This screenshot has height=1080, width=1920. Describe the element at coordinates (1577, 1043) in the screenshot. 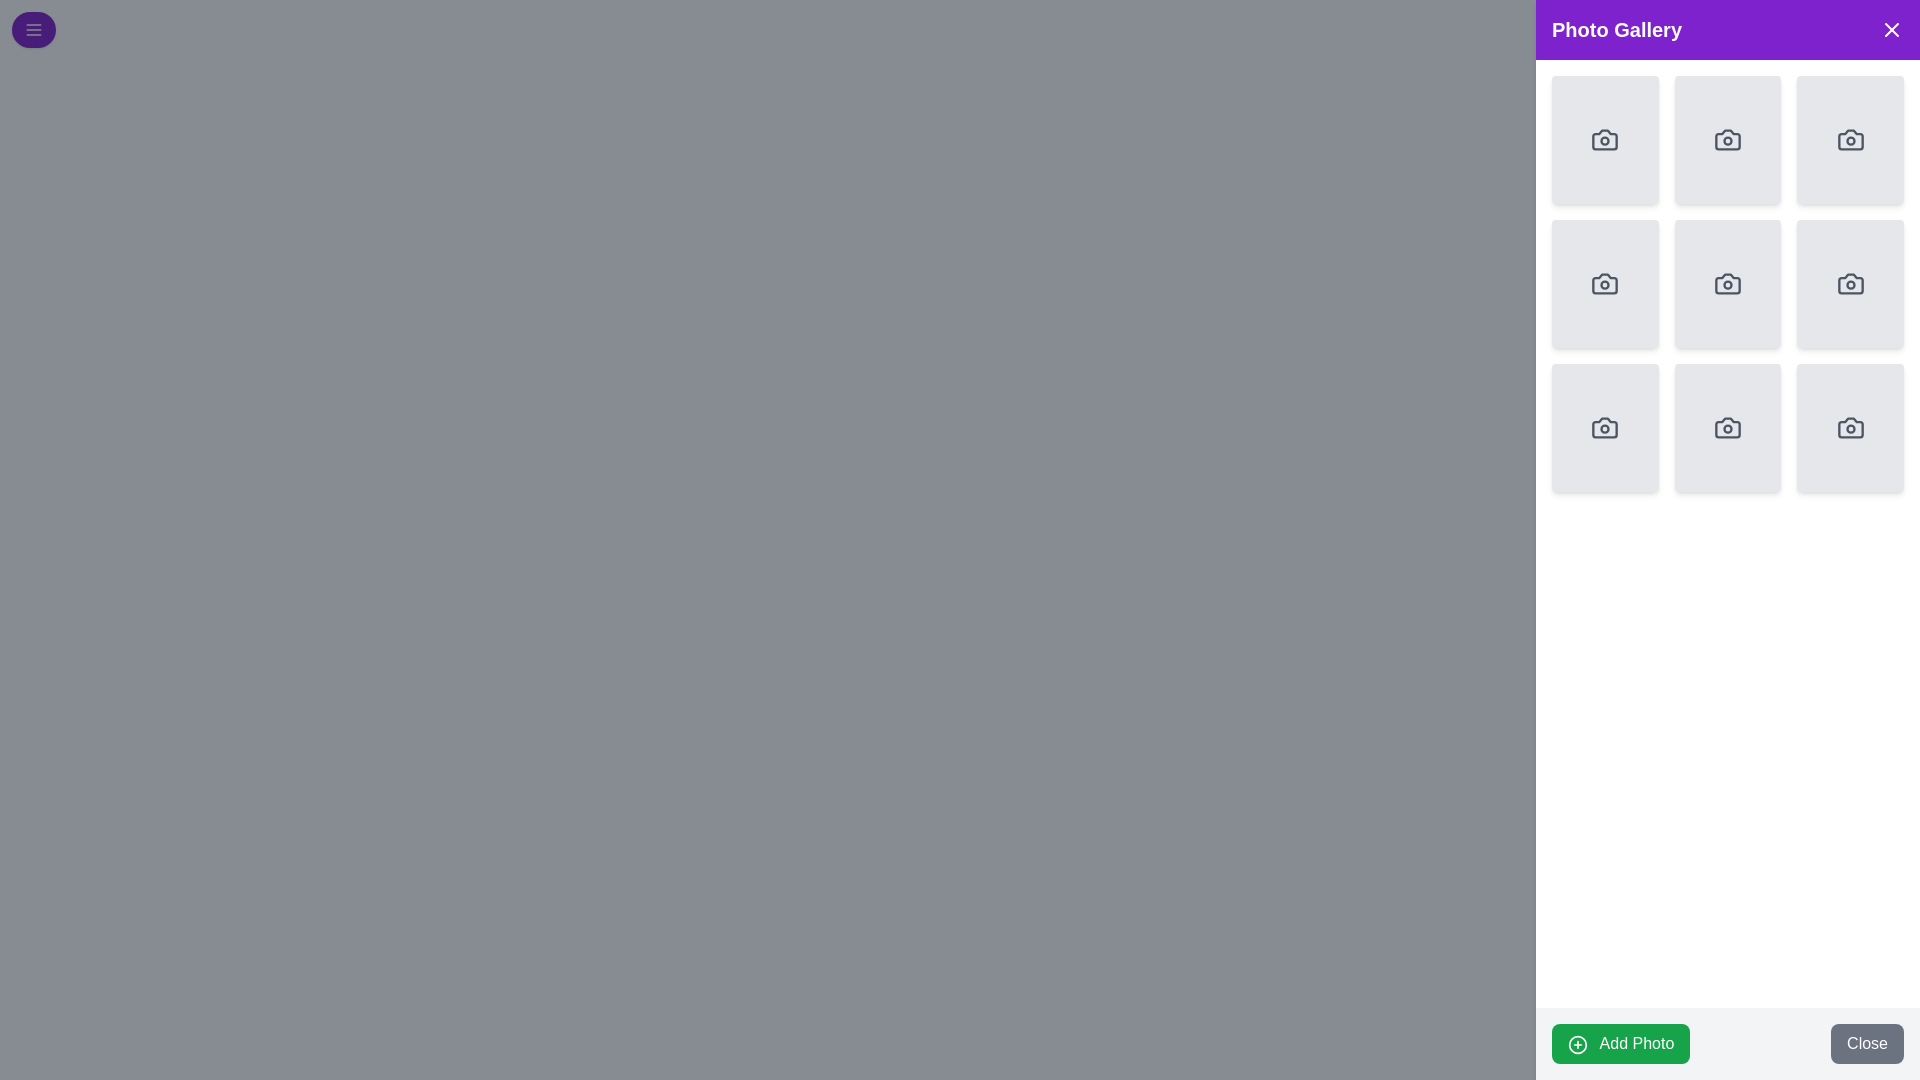

I see `the circular icon with a plus symbol located to the left of the 'Add Photo' button's text if the button functionality is tied to it` at that location.